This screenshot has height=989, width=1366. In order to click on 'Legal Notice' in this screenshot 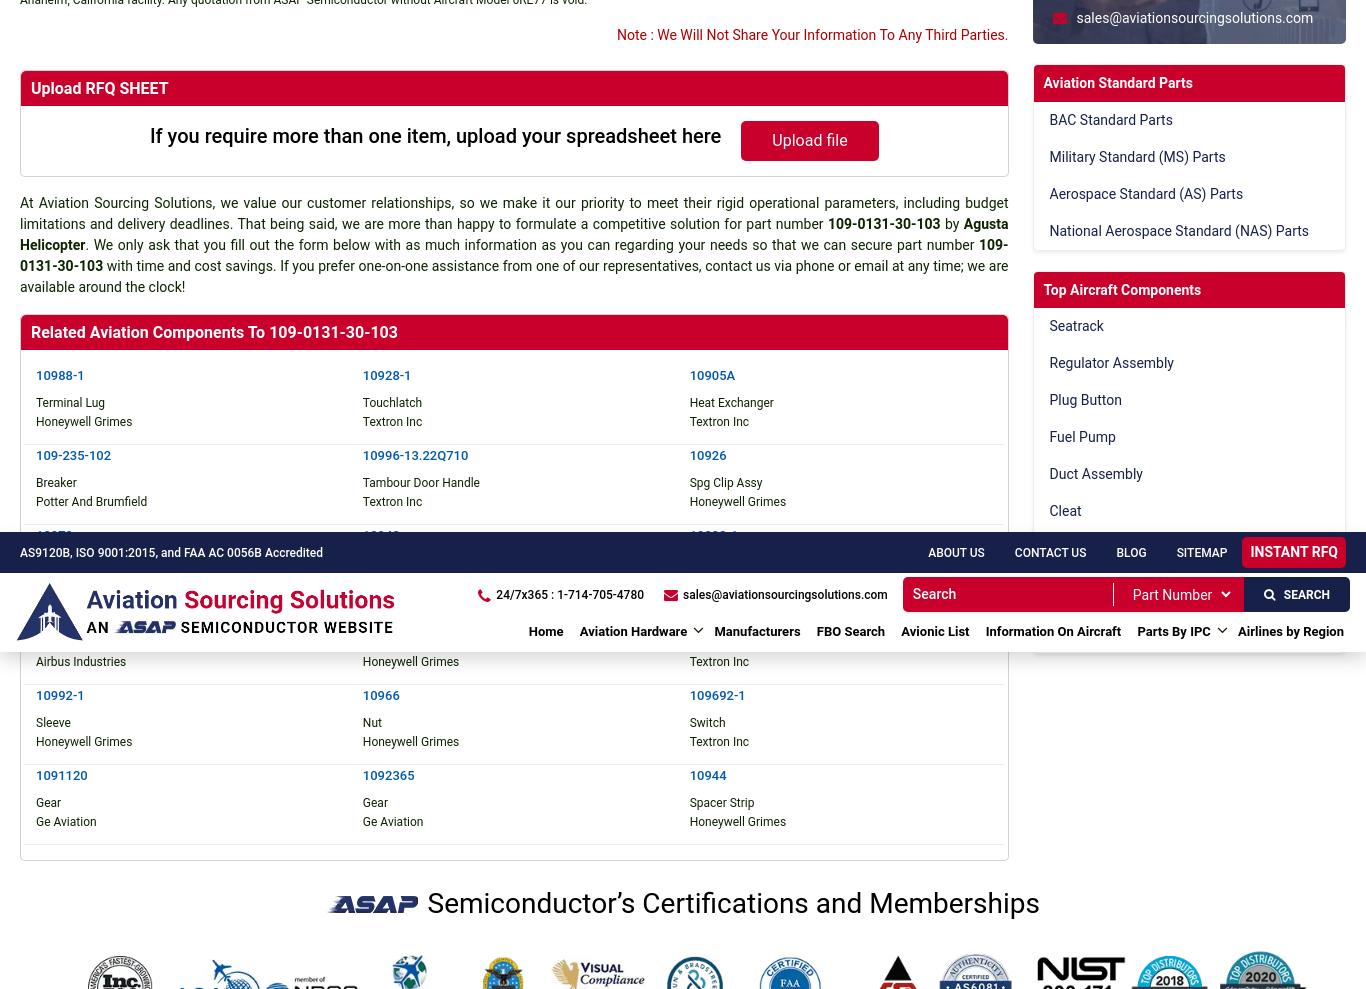, I will do `click(835, 63)`.